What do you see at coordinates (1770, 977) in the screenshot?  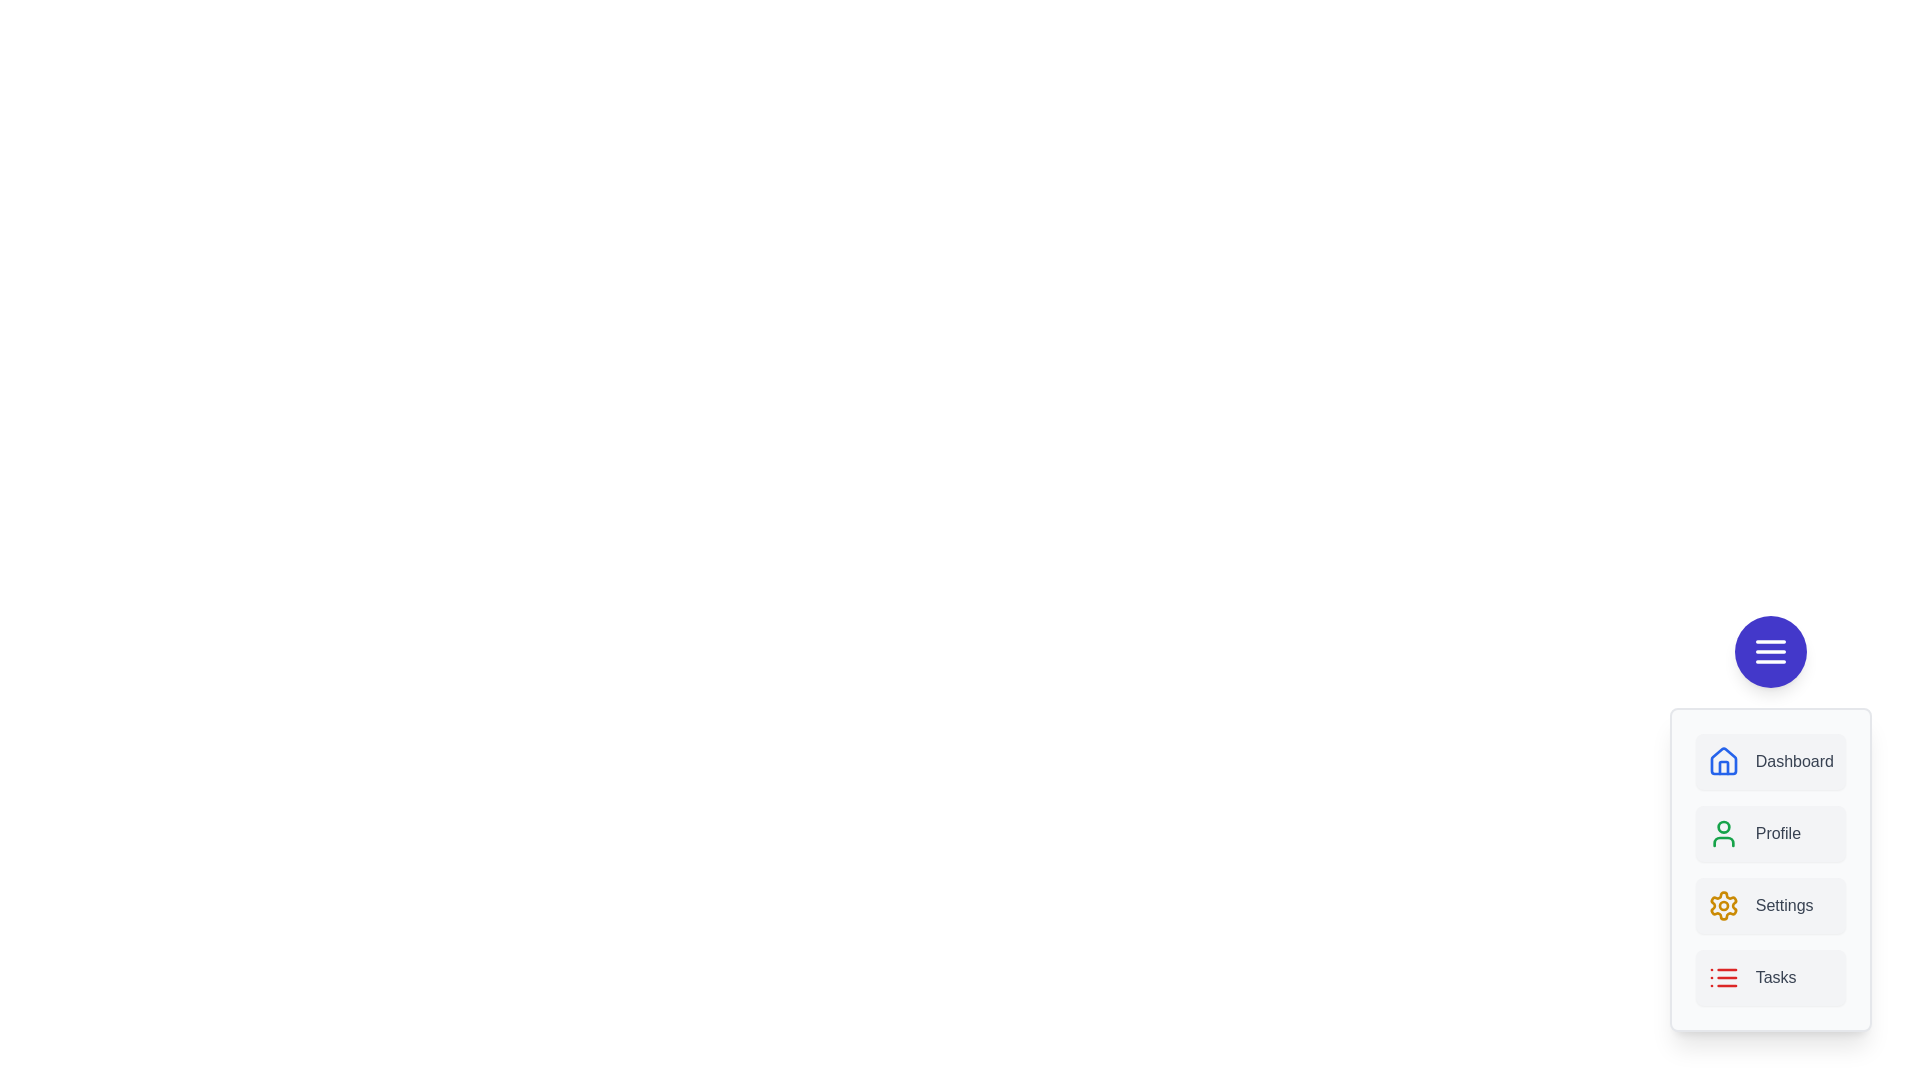 I see `the Tasks option from the menu` at bounding box center [1770, 977].